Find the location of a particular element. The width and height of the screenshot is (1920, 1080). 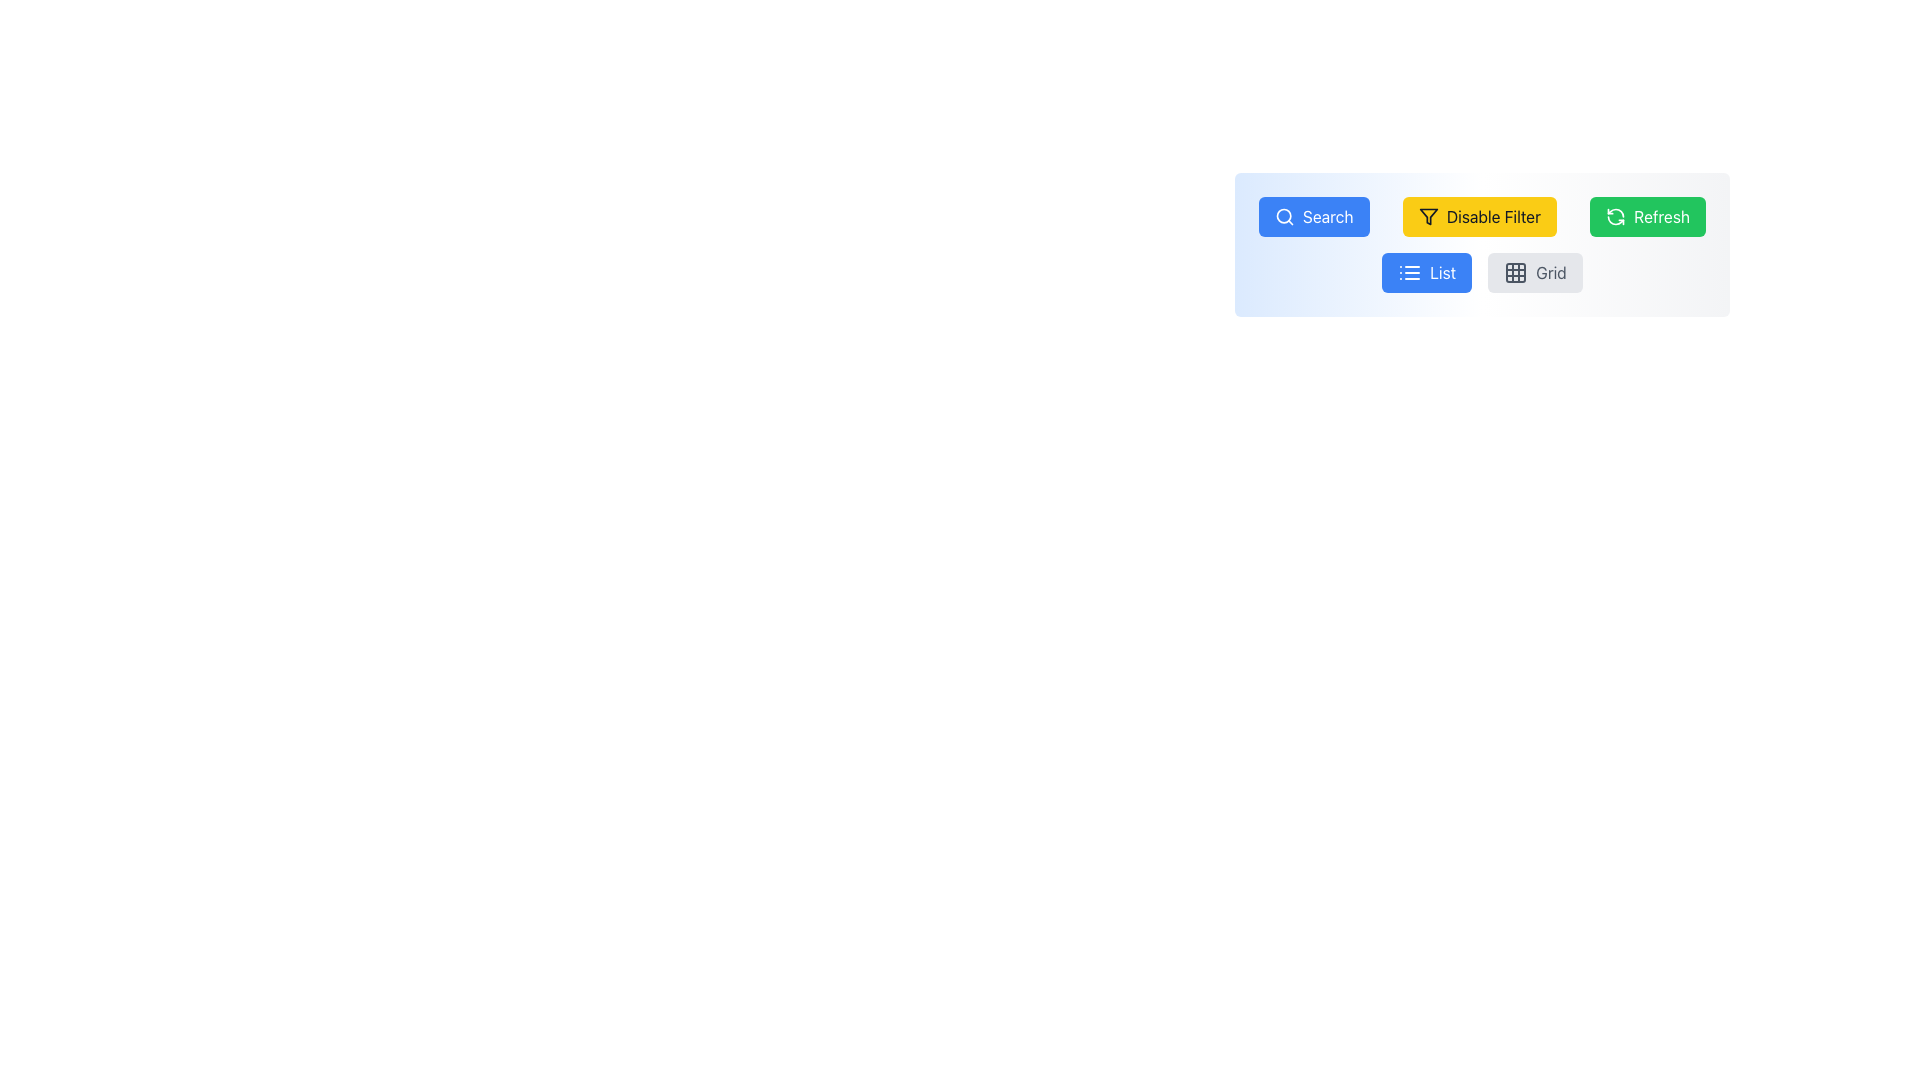

on the Control Panel Group is located at coordinates (1482, 244).